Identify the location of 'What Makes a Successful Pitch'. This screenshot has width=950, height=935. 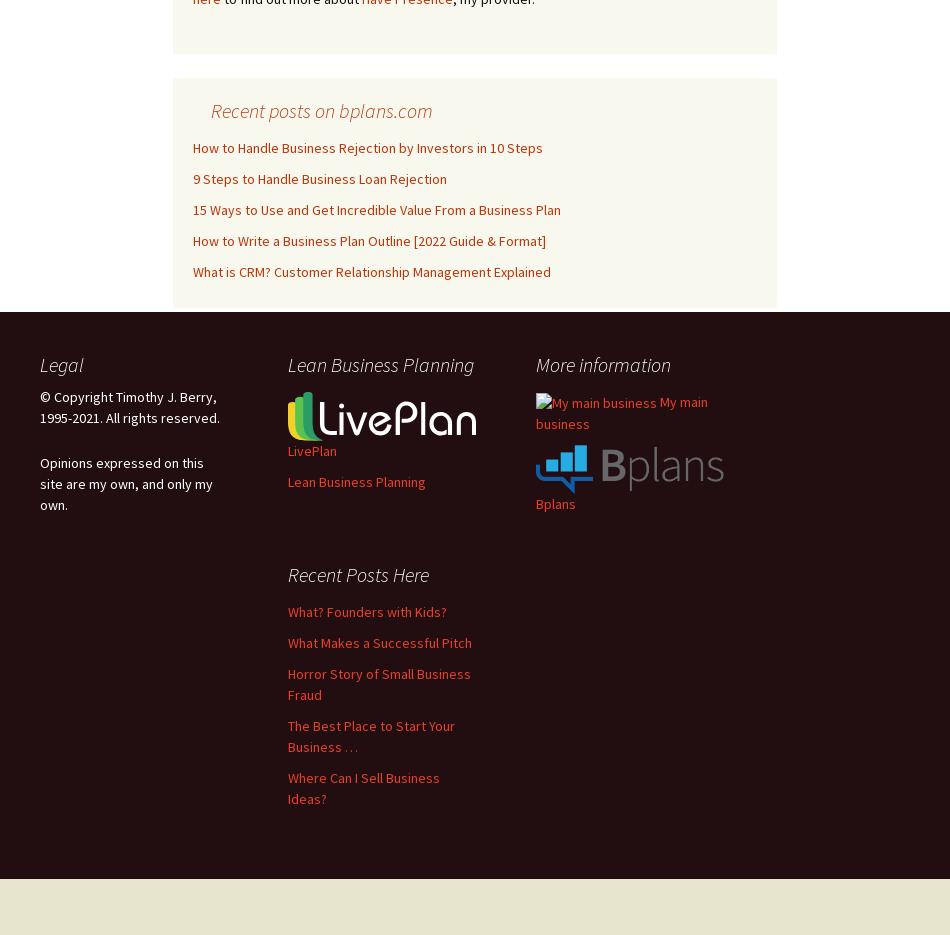
(379, 641).